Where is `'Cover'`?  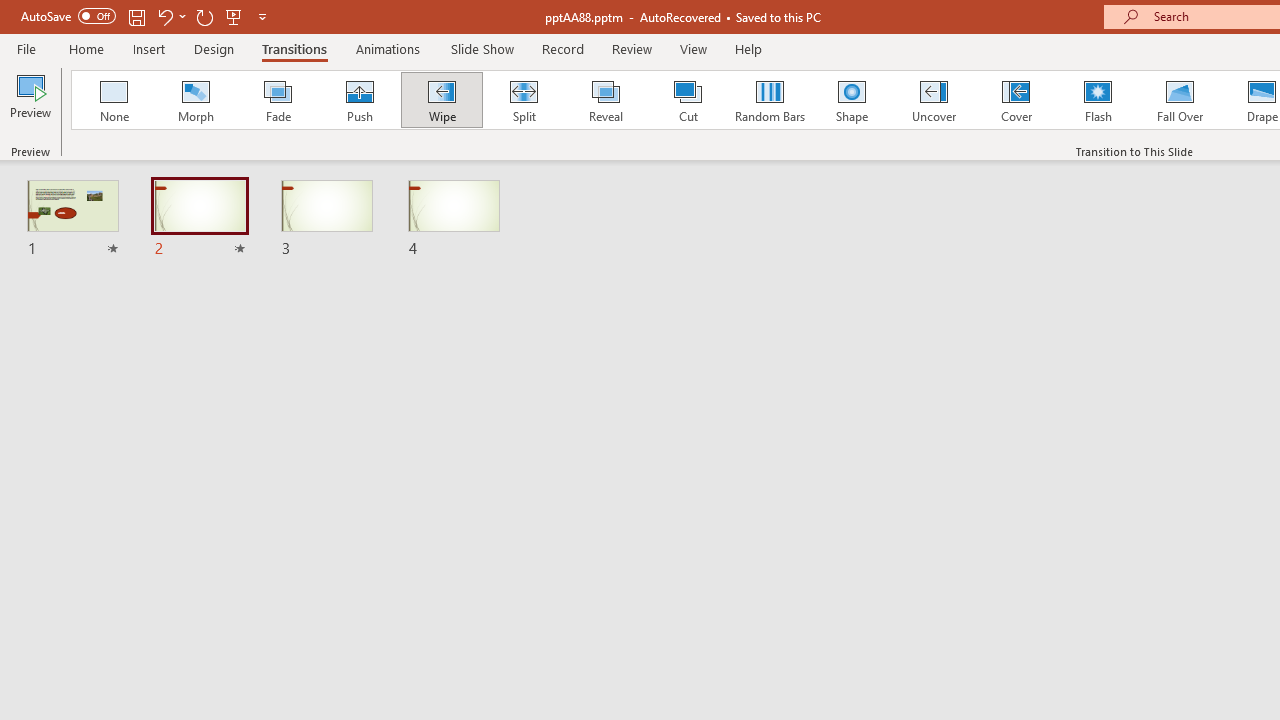 'Cover' is located at coordinates (1016, 100).